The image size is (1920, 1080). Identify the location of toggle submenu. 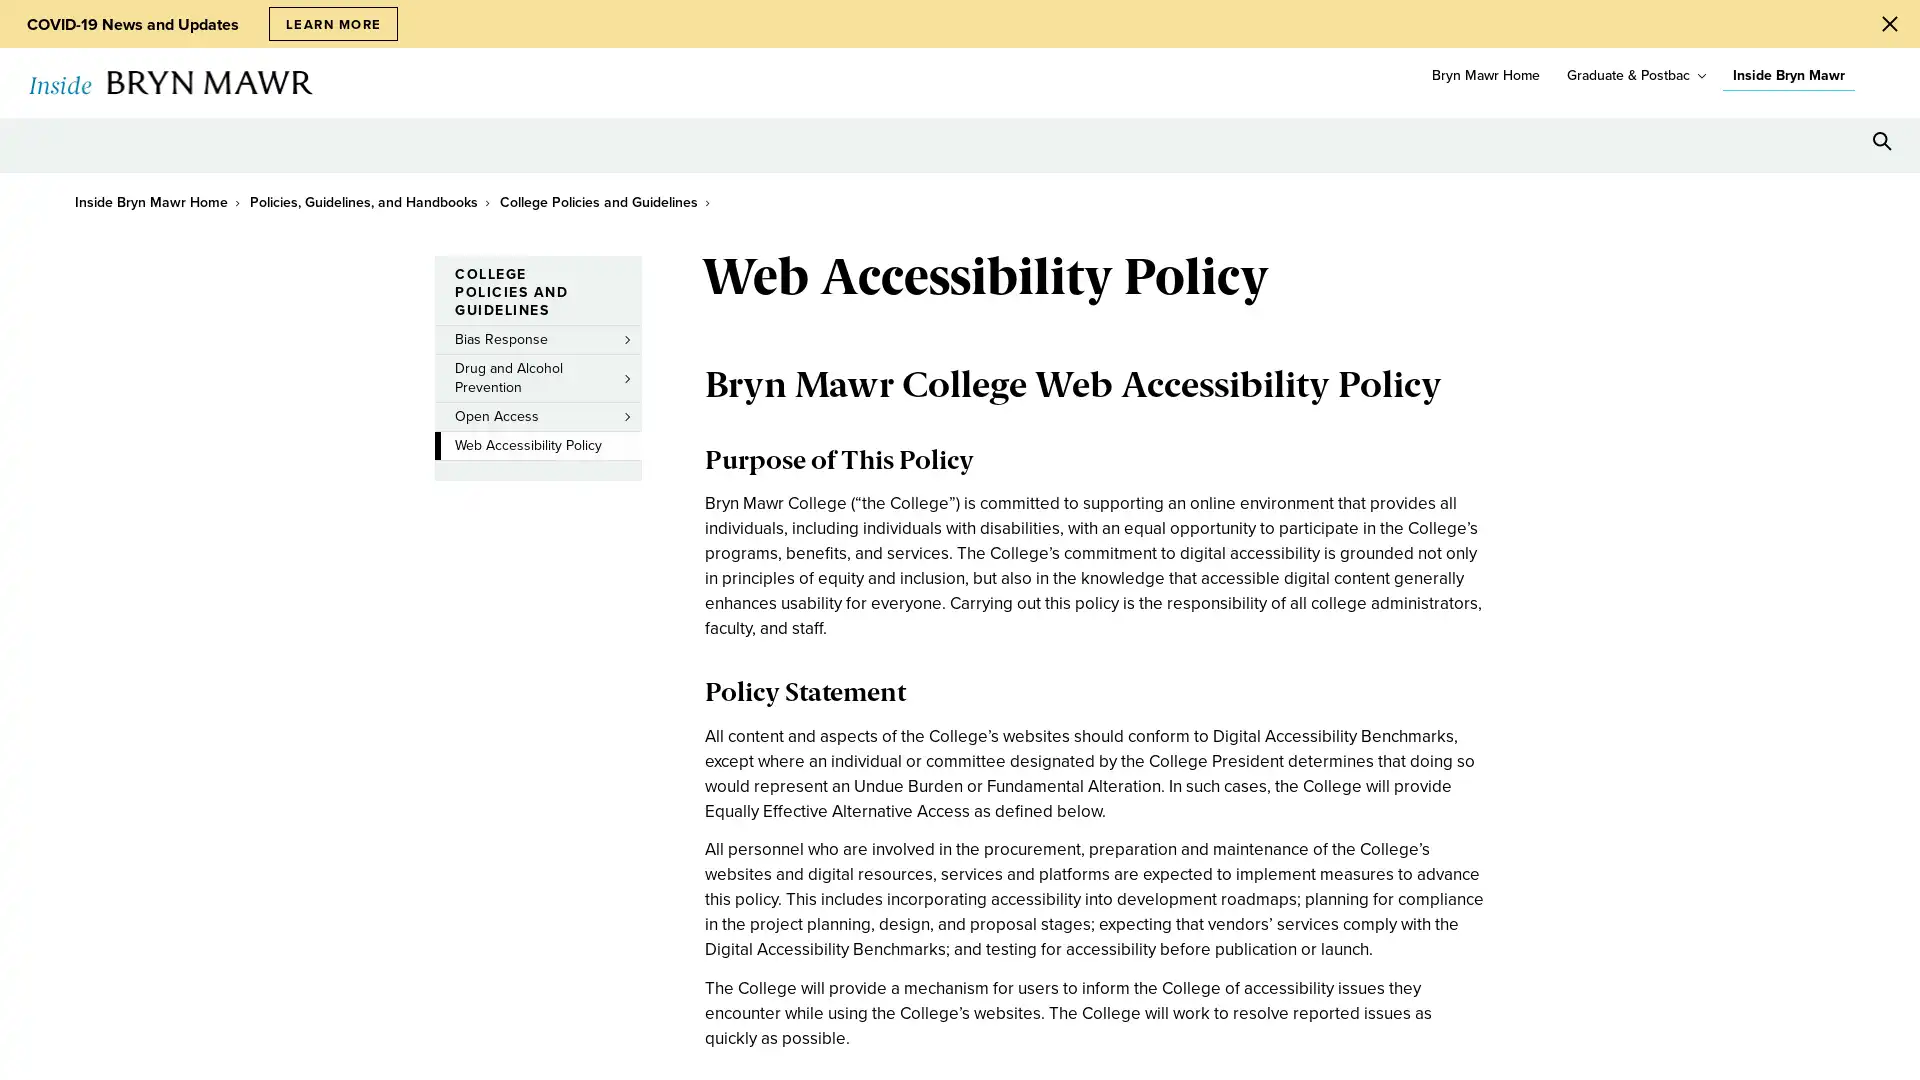
(559, 130).